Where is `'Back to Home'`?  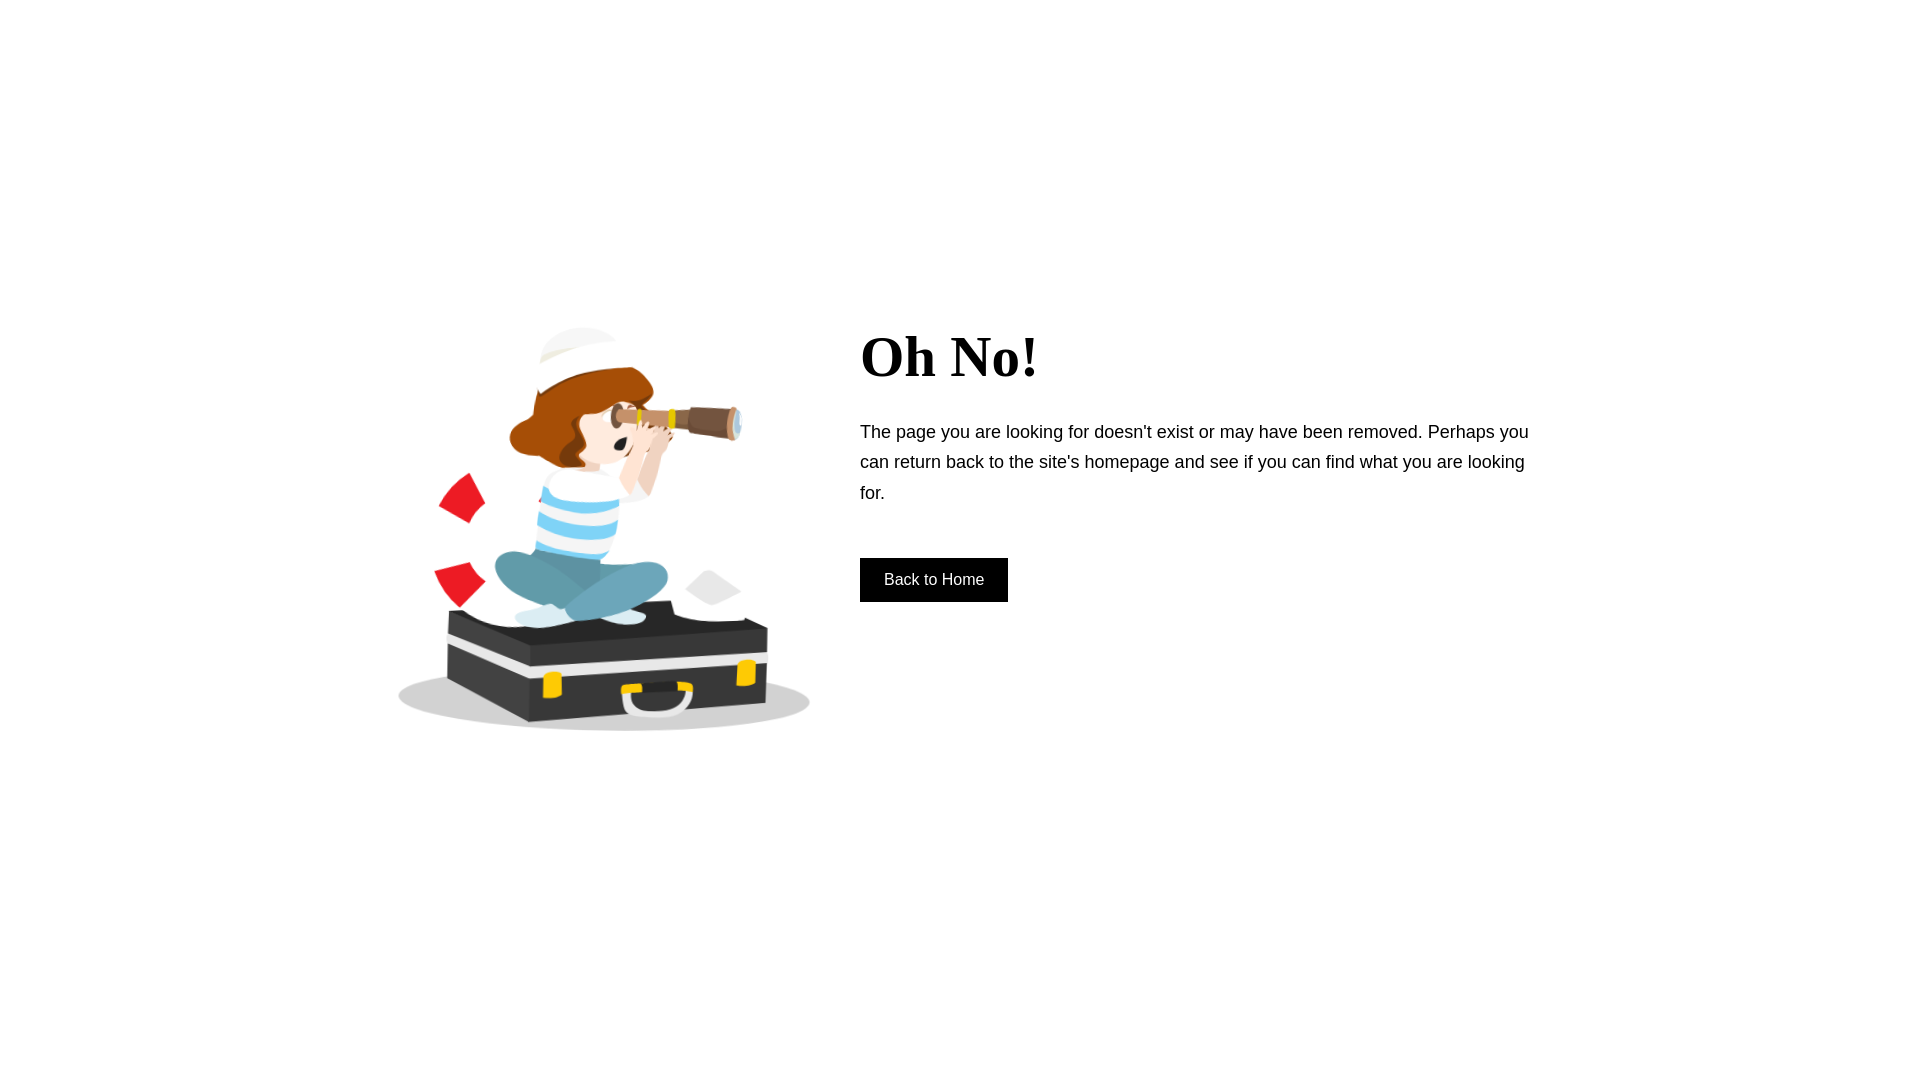
'Back to Home' is located at coordinates (933, 579).